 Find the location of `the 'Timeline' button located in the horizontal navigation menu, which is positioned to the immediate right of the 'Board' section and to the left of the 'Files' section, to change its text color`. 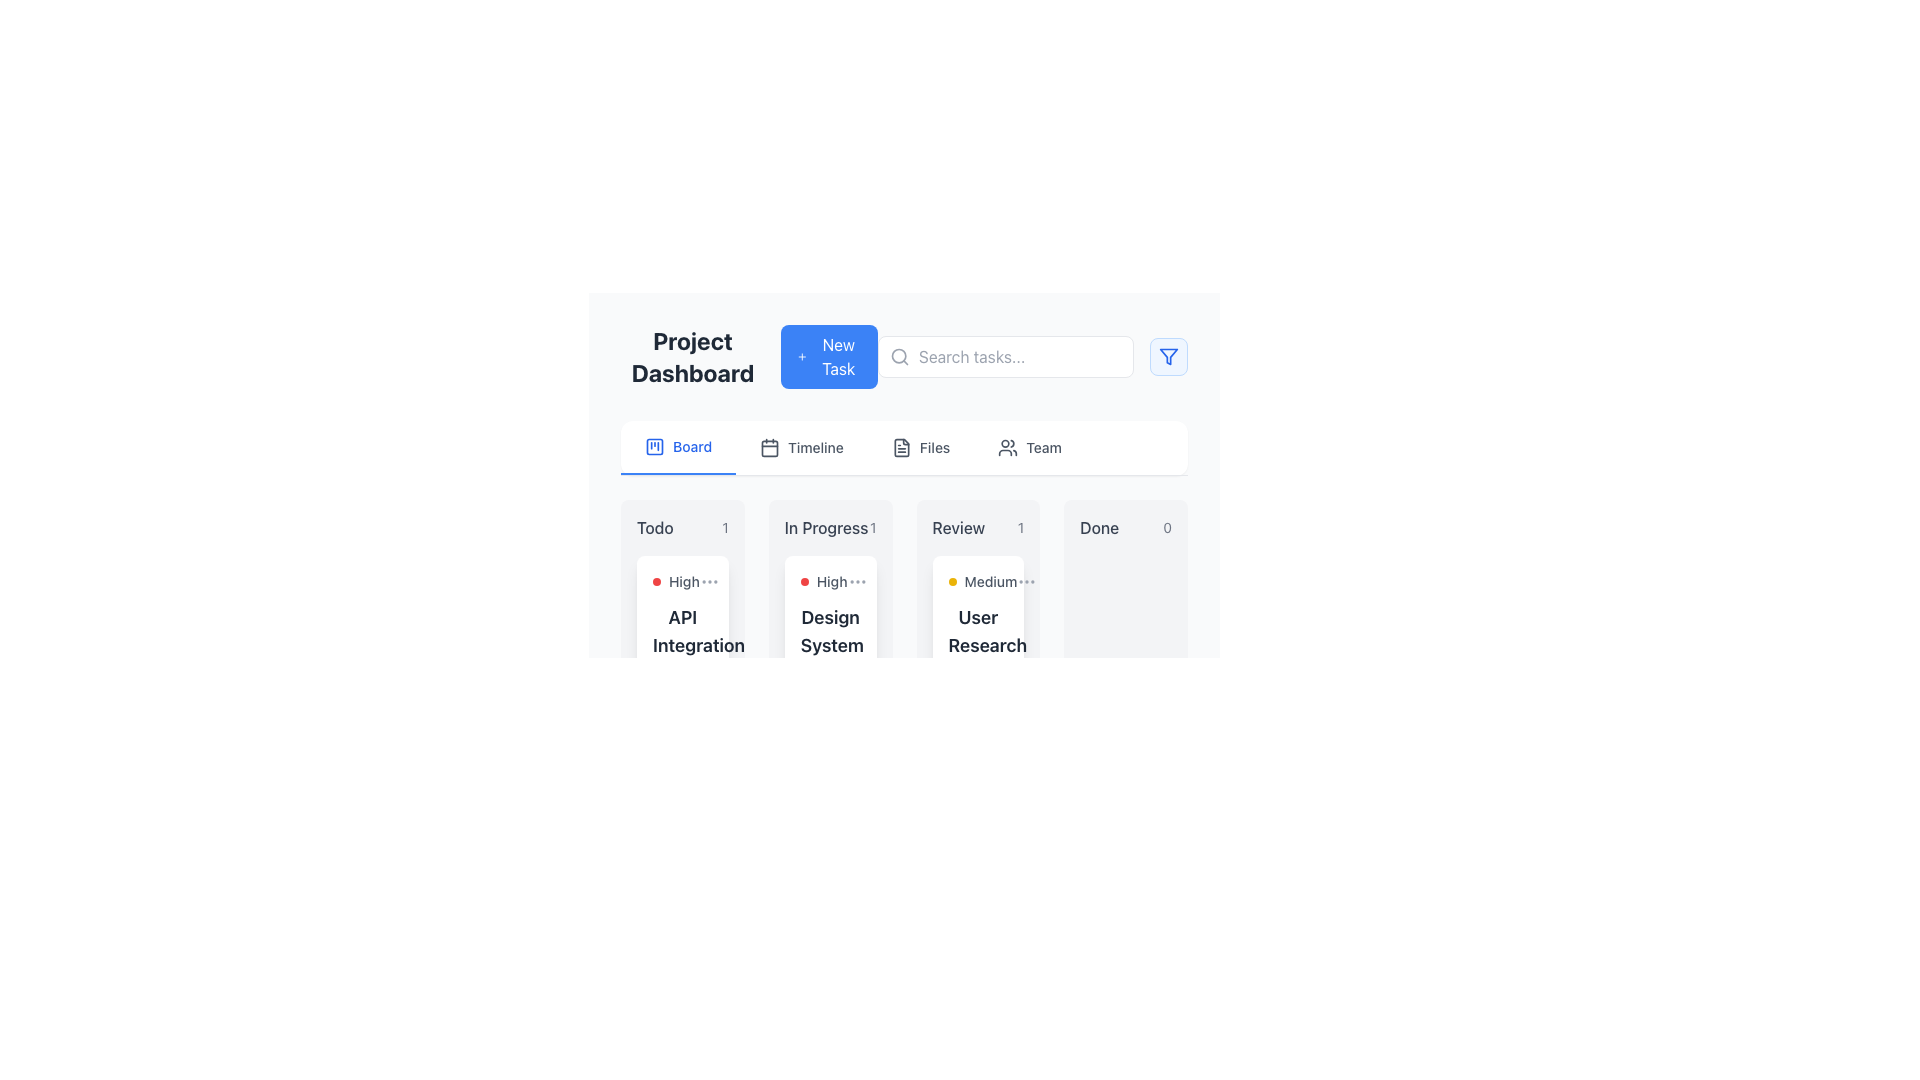

the 'Timeline' button located in the horizontal navigation menu, which is positioned to the immediate right of the 'Board' section and to the left of the 'Files' section, to change its text color is located at coordinates (801, 446).